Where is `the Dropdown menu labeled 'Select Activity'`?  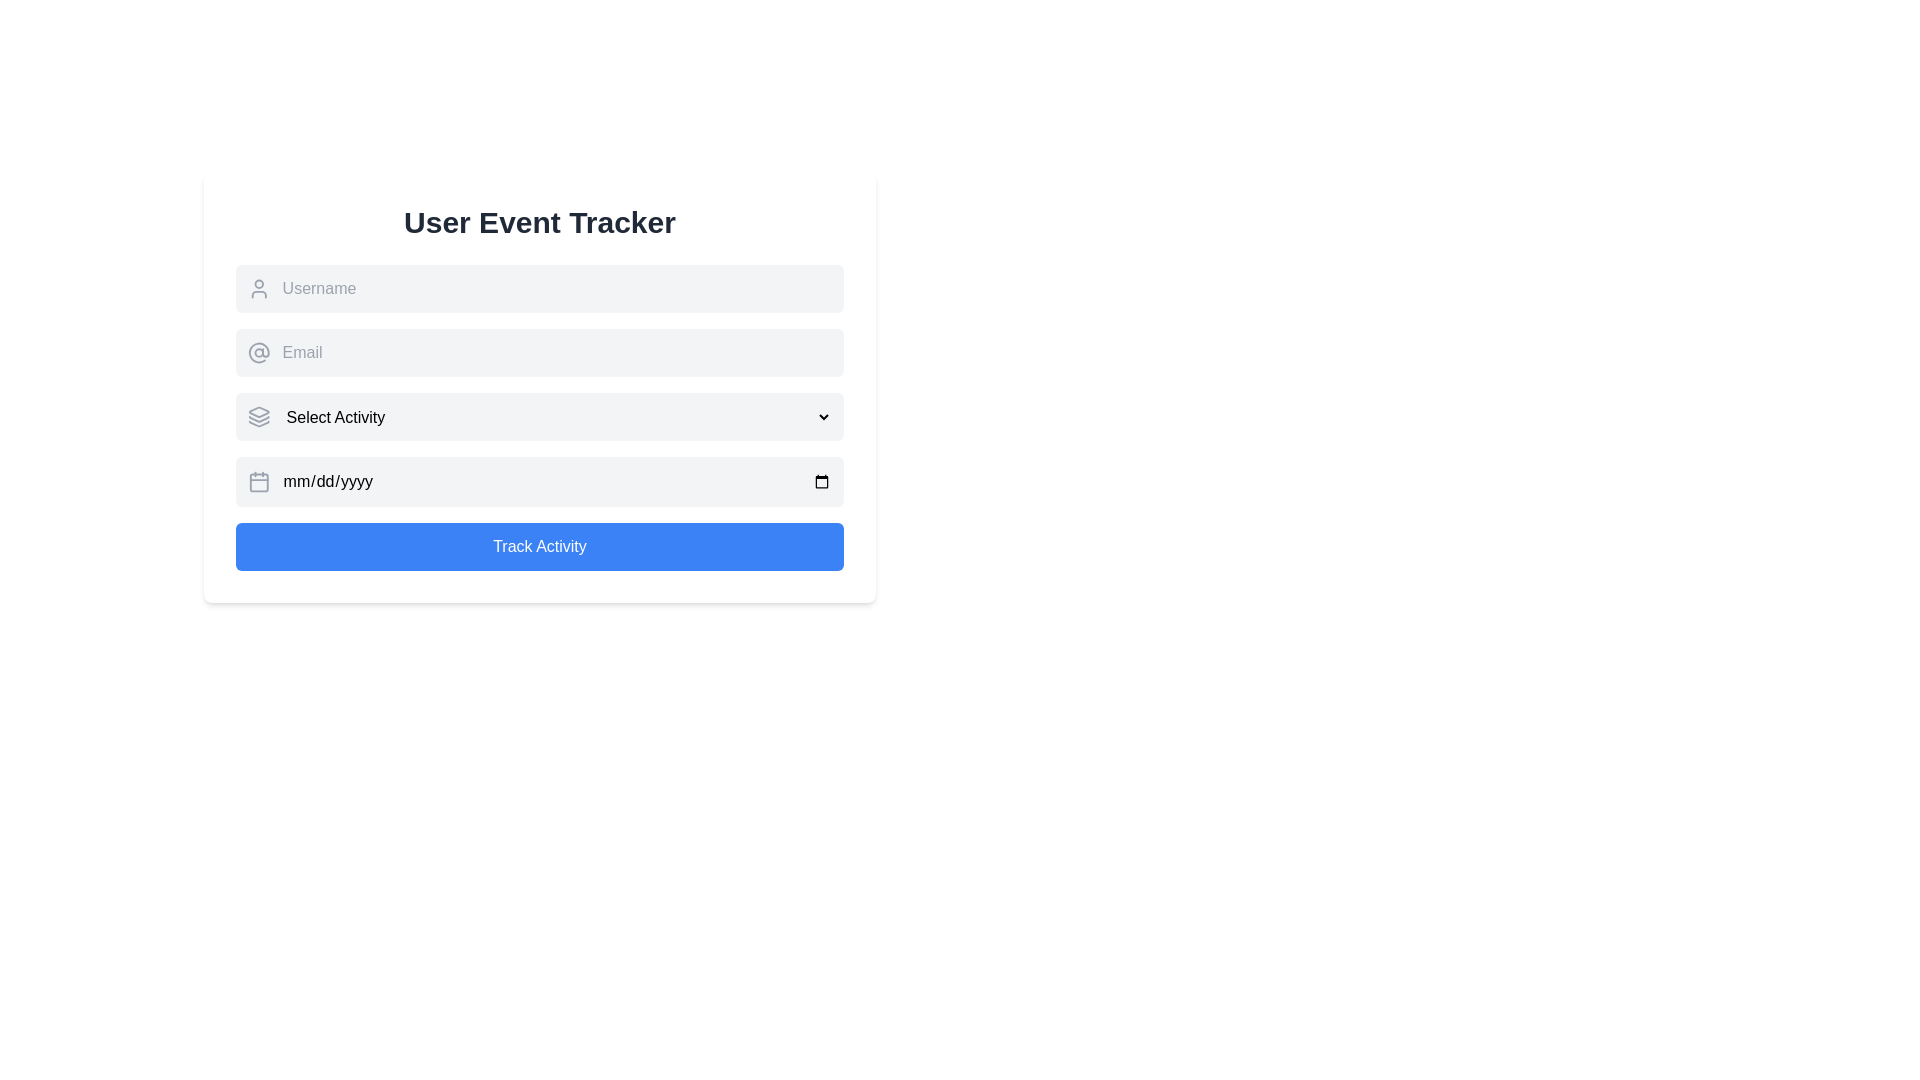
the Dropdown menu labeled 'Select Activity' is located at coordinates (557, 415).